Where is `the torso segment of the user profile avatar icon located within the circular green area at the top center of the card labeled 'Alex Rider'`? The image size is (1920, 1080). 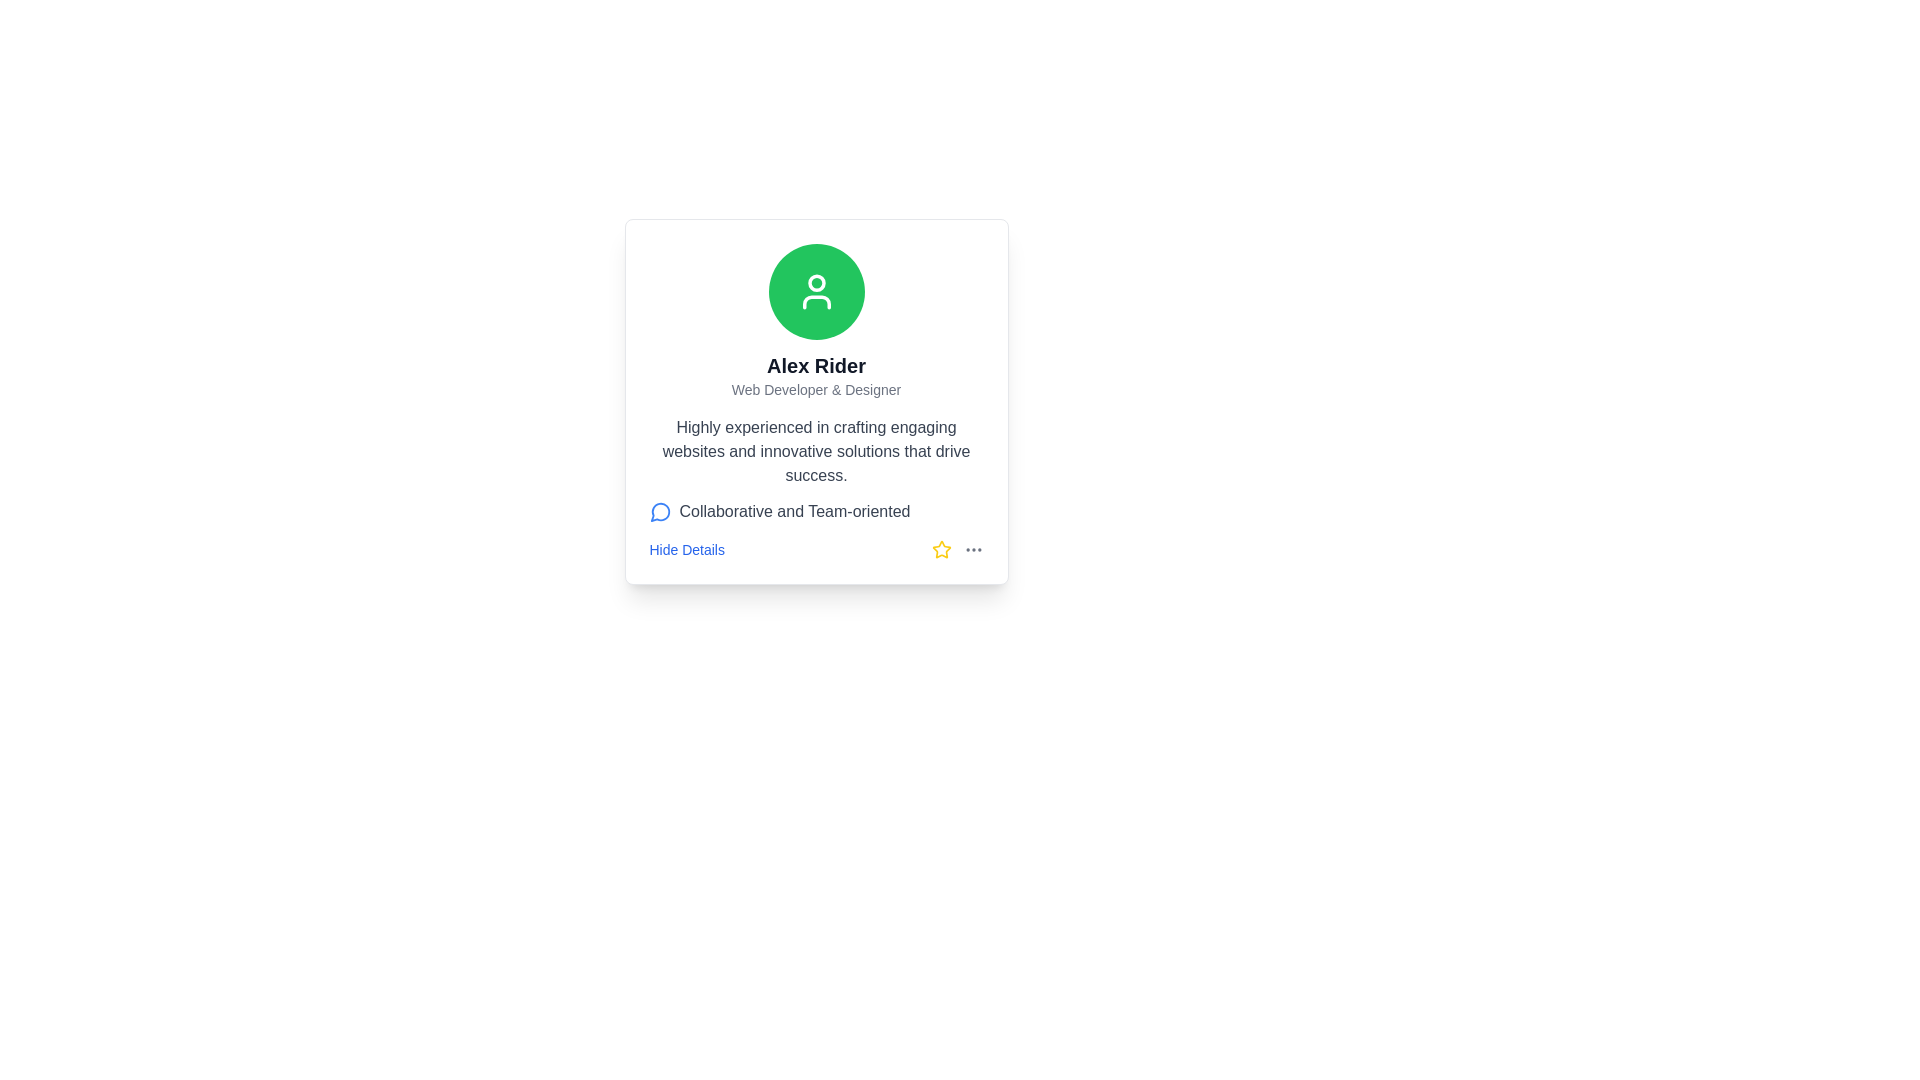
the torso segment of the user profile avatar icon located within the circular green area at the top center of the card labeled 'Alex Rider' is located at coordinates (816, 302).